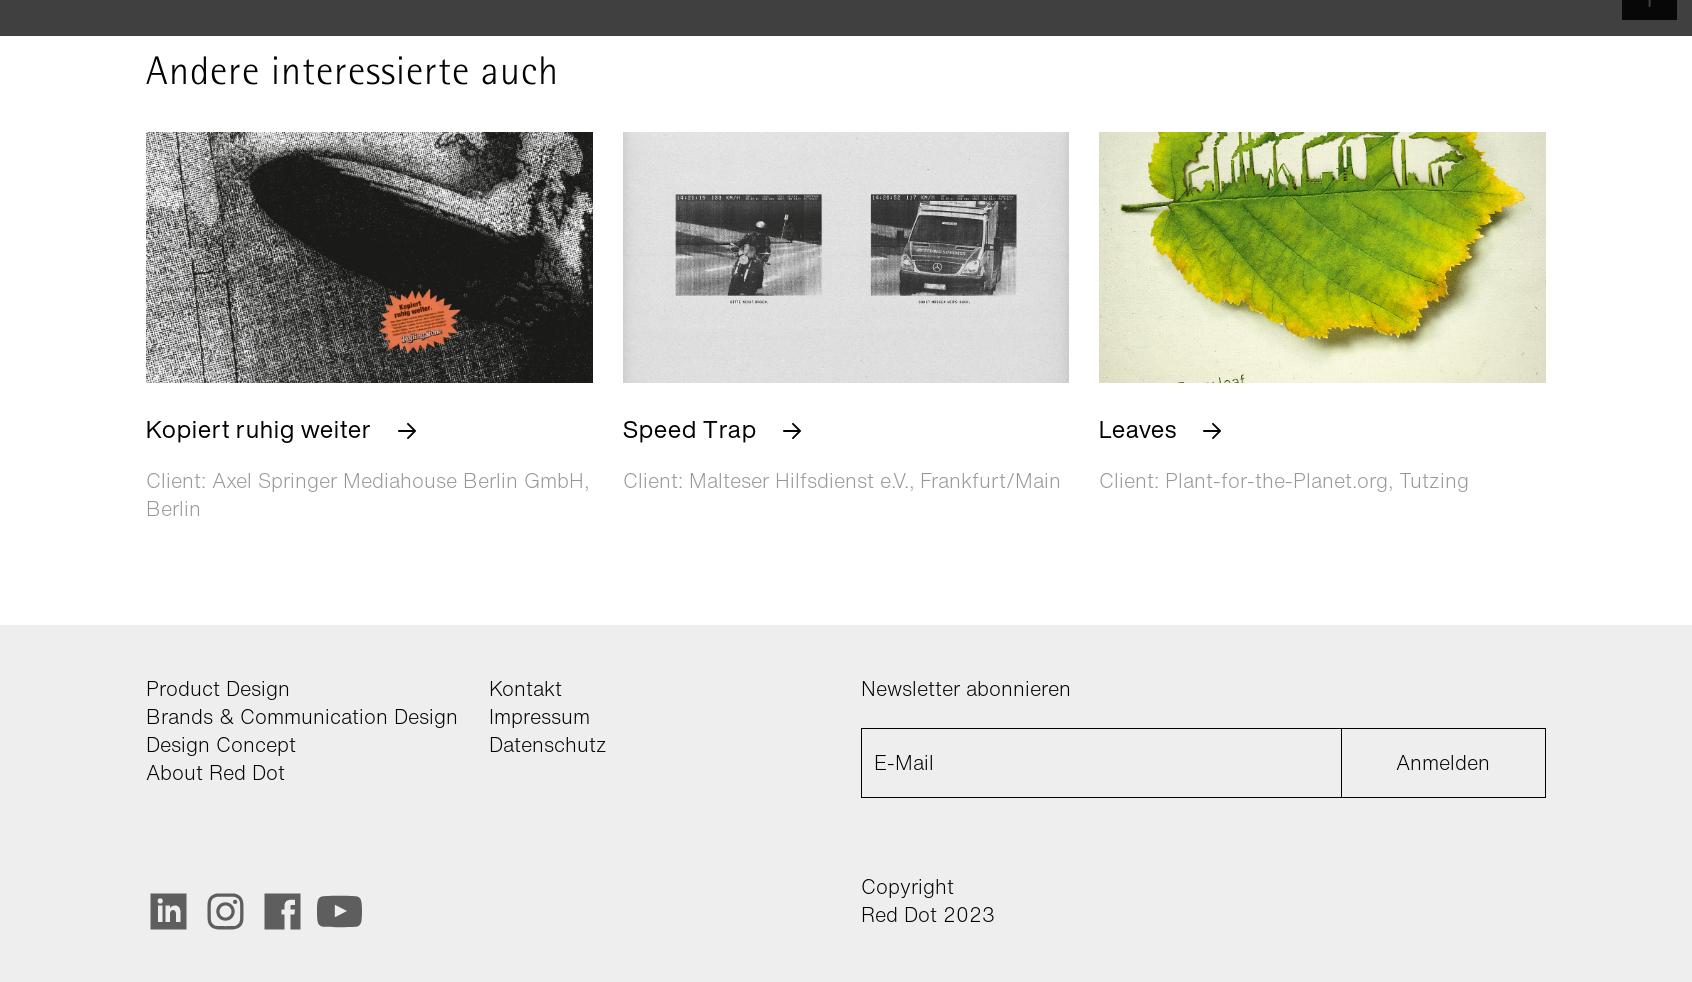 Image resolution: width=1692 pixels, height=982 pixels. Describe the element at coordinates (965, 686) in the screenshot. I see `'Newsletter abonnieren'` at that location.